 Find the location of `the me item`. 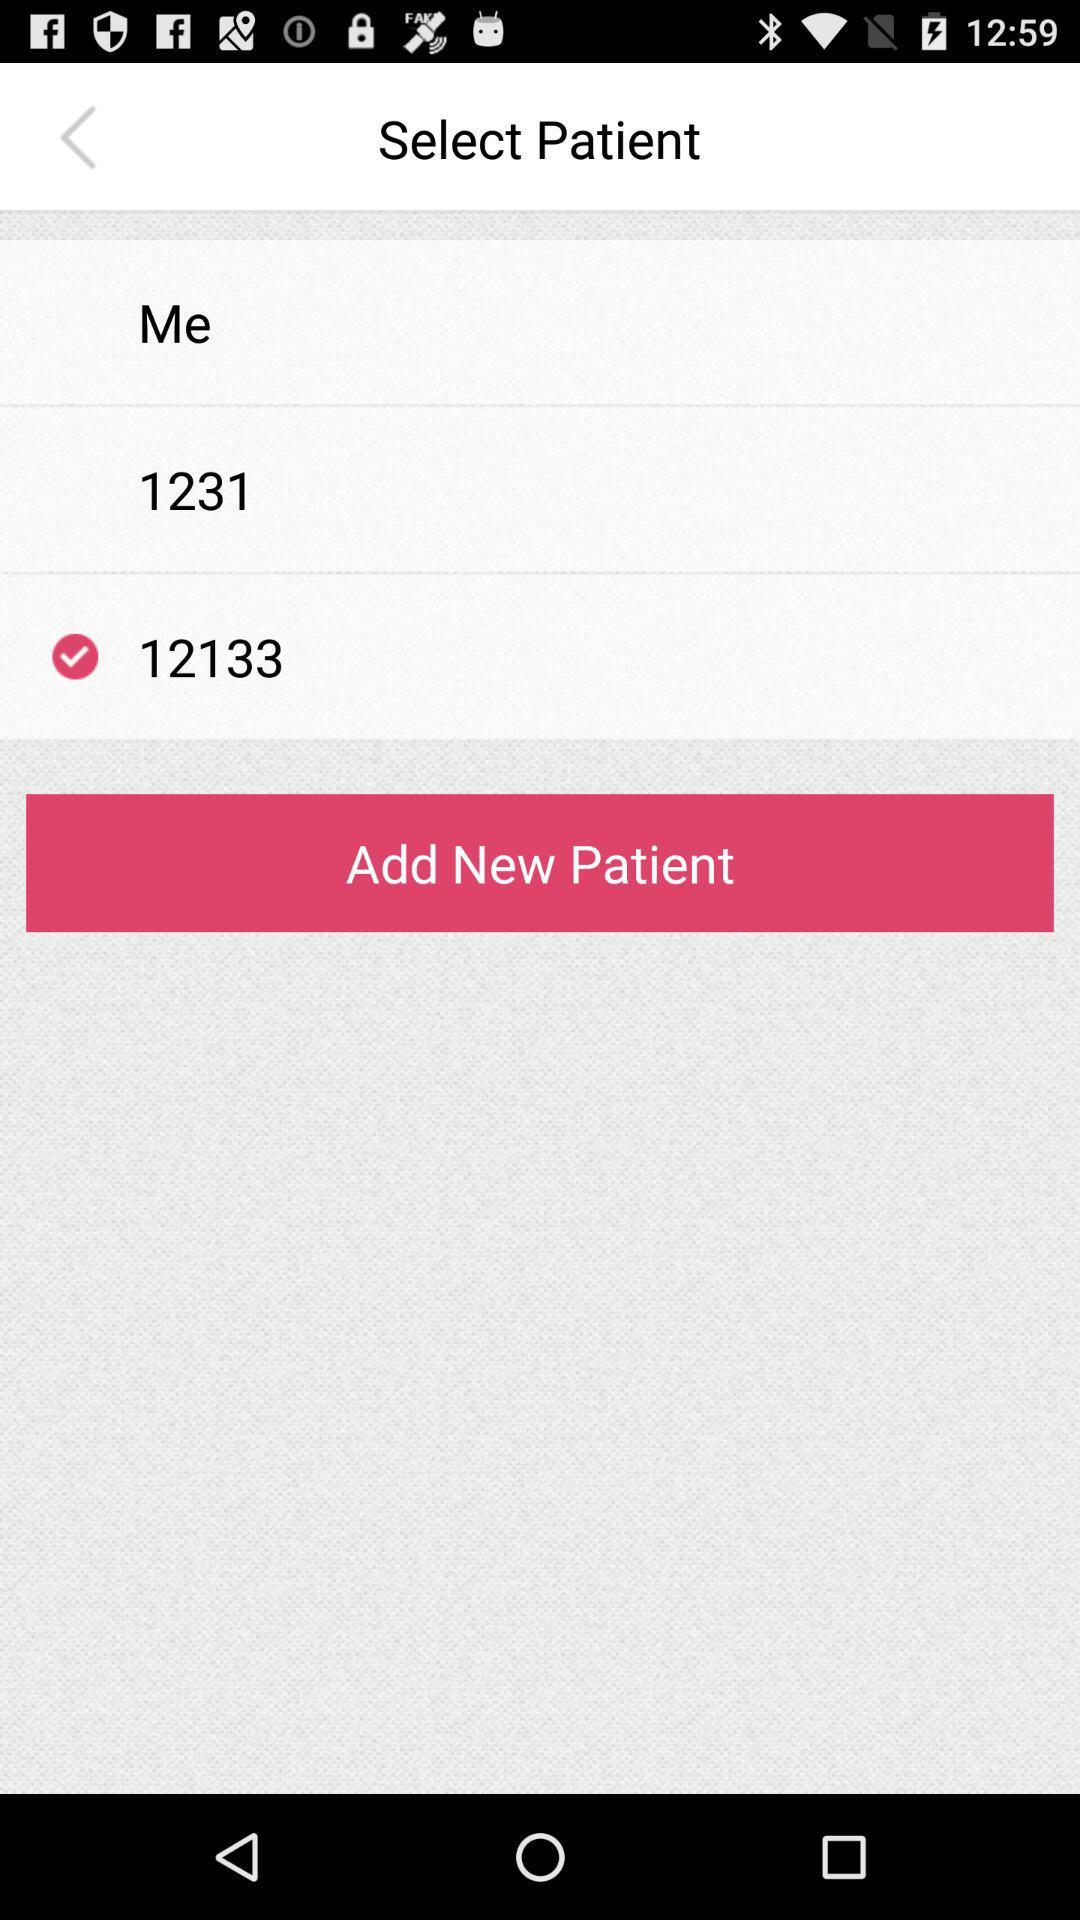

the me item is located at coordinates (173, 322).